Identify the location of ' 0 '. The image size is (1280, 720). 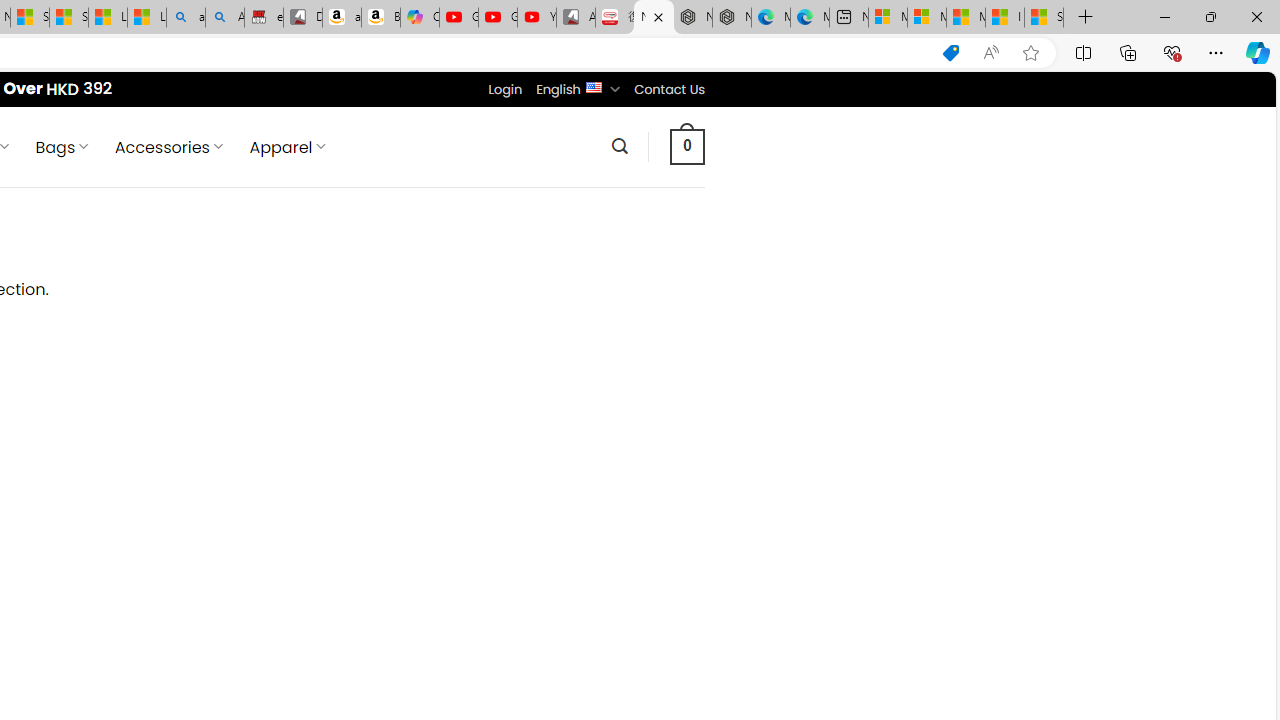
(688, 145).